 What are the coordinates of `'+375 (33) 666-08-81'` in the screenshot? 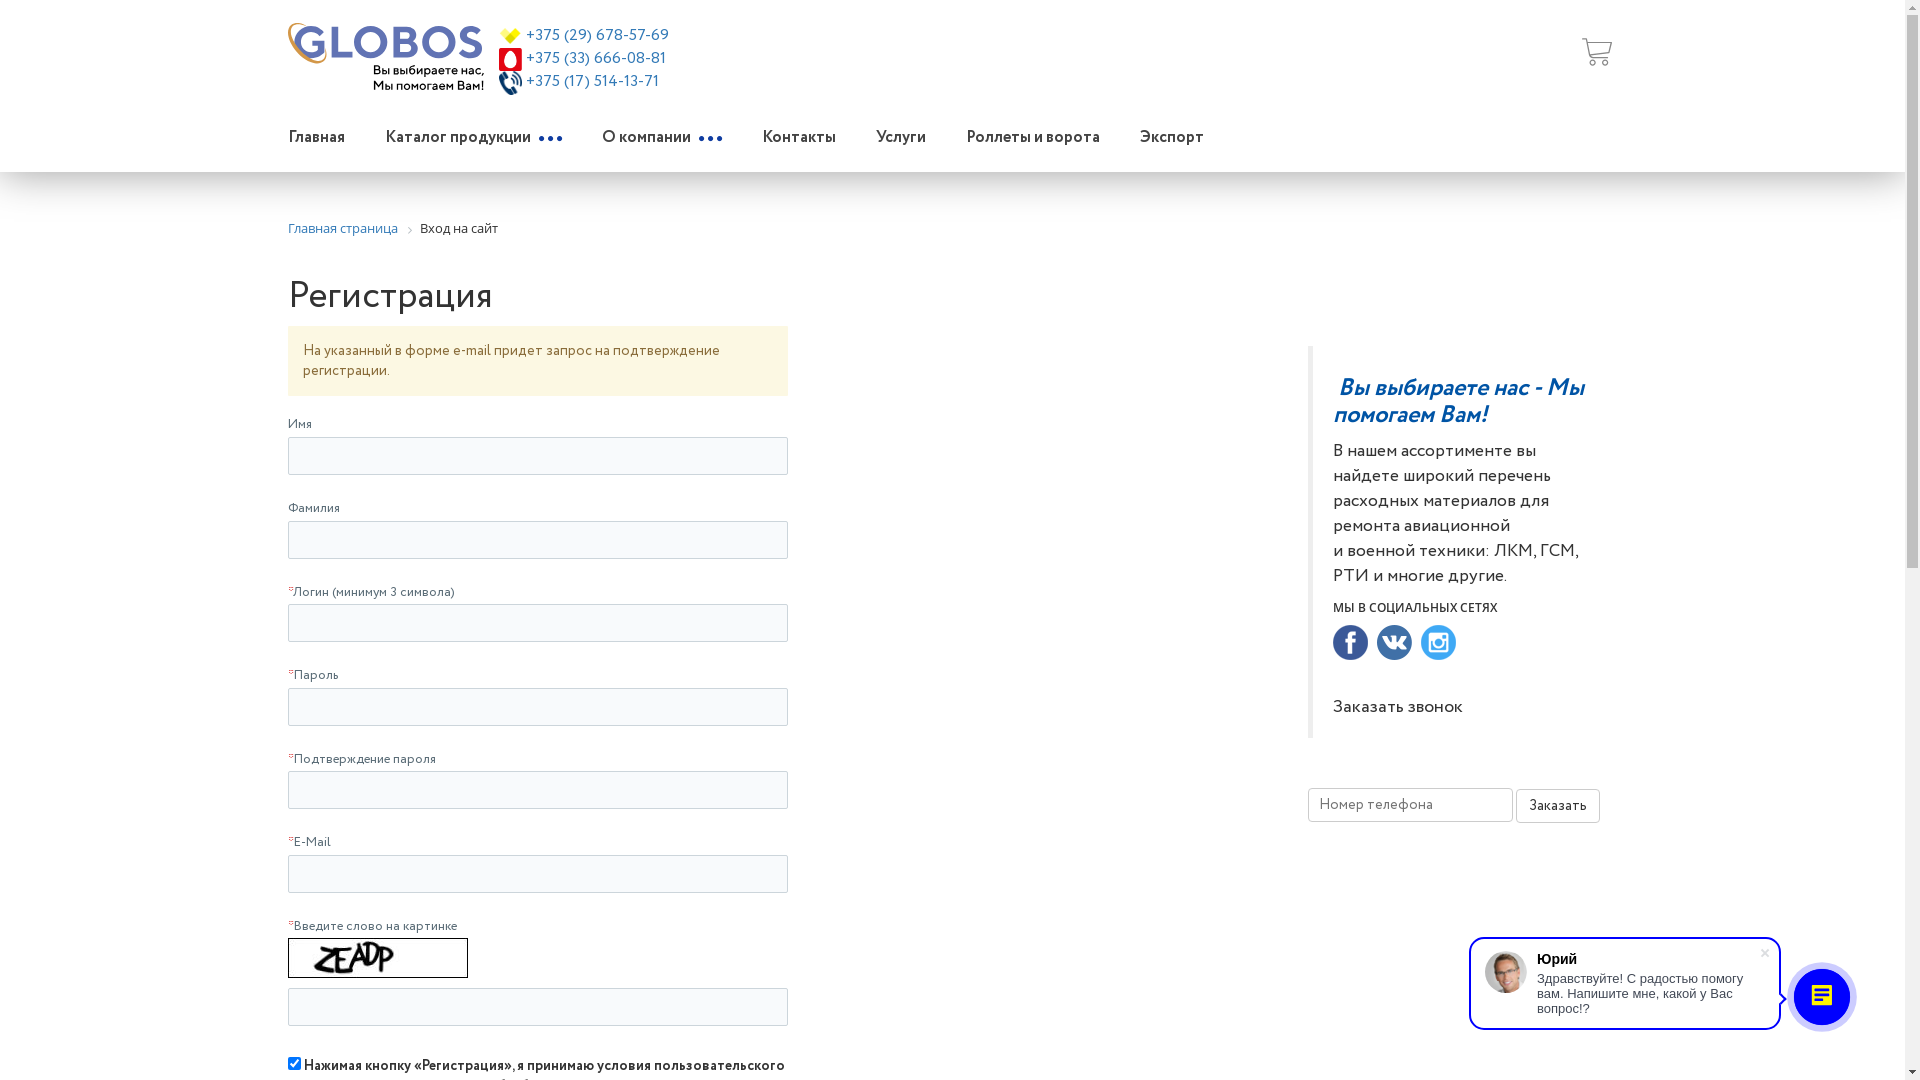 It's located at (526, 57).